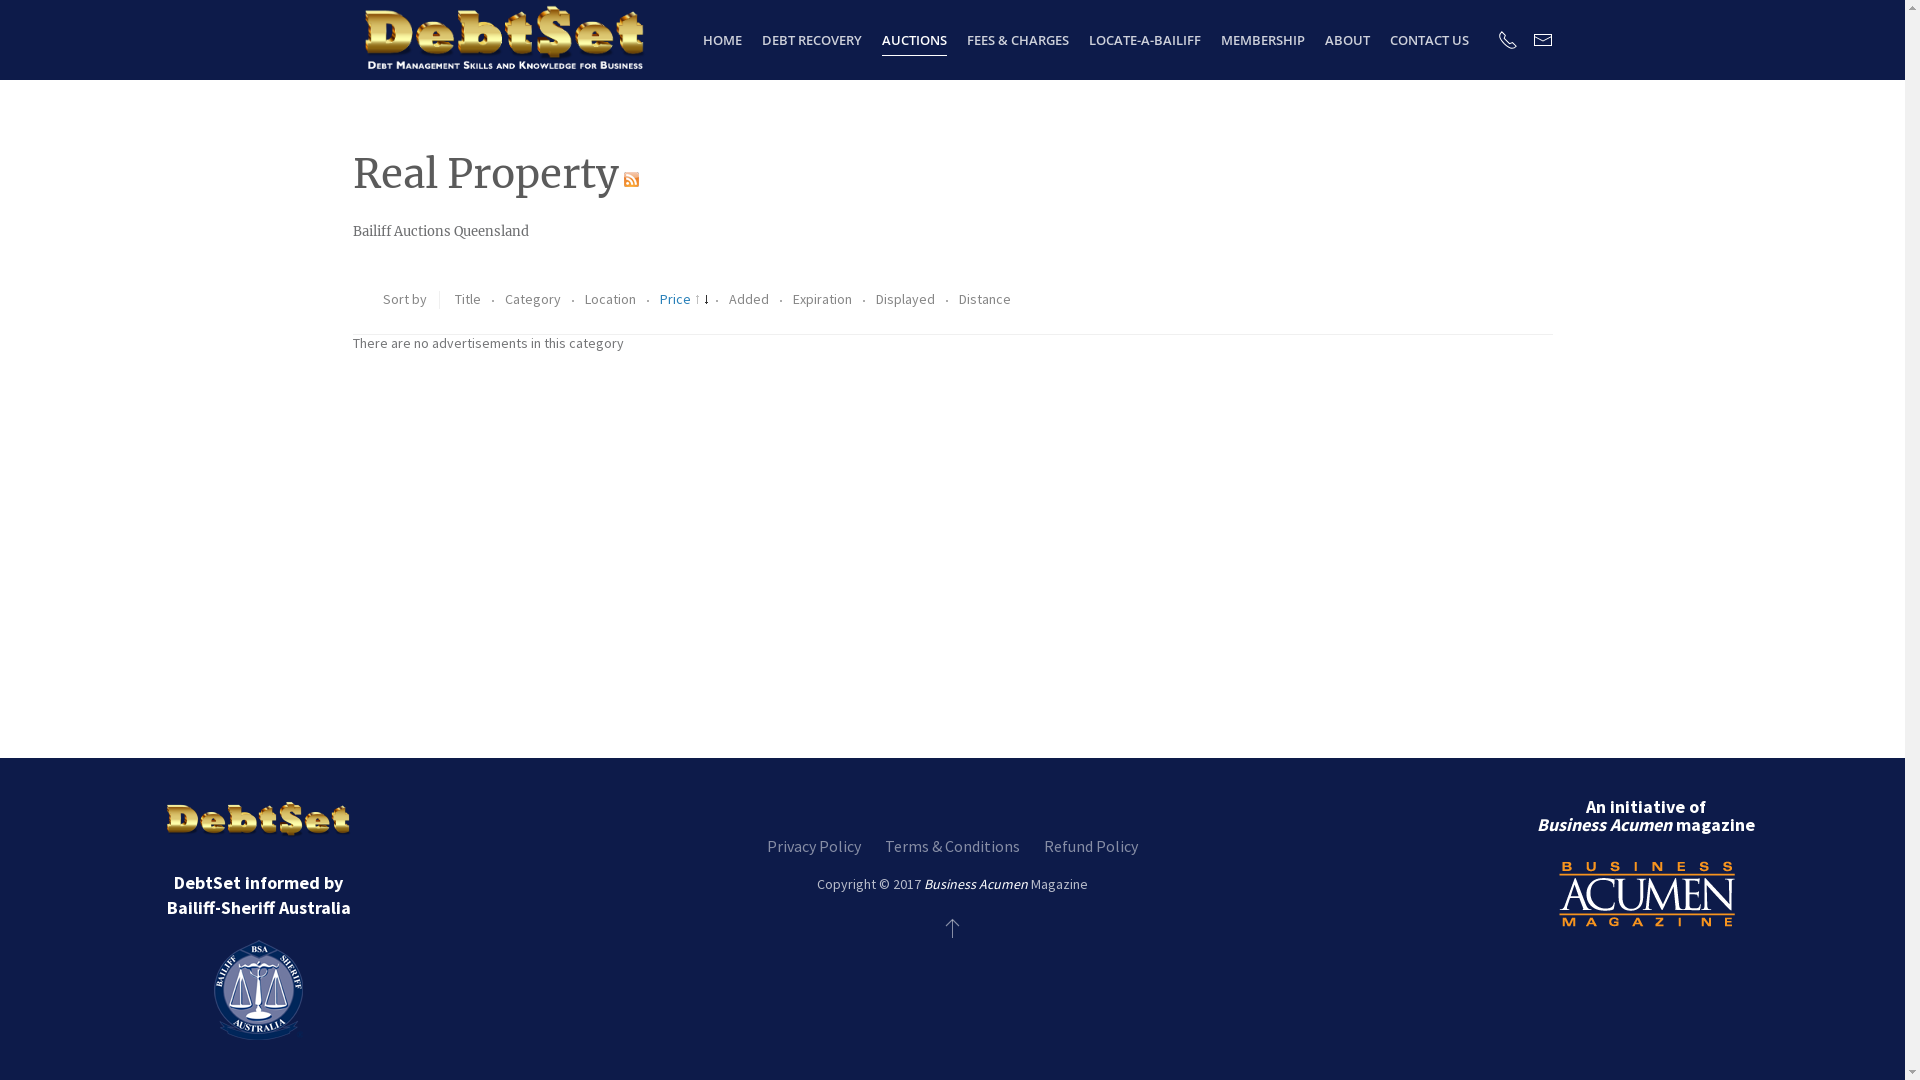 The image size is (1920, 1080). What do you see at coordinates (951, 845) in the screenshot?
I see `'Terms & Conditions'` at bounding box center [951, 845].